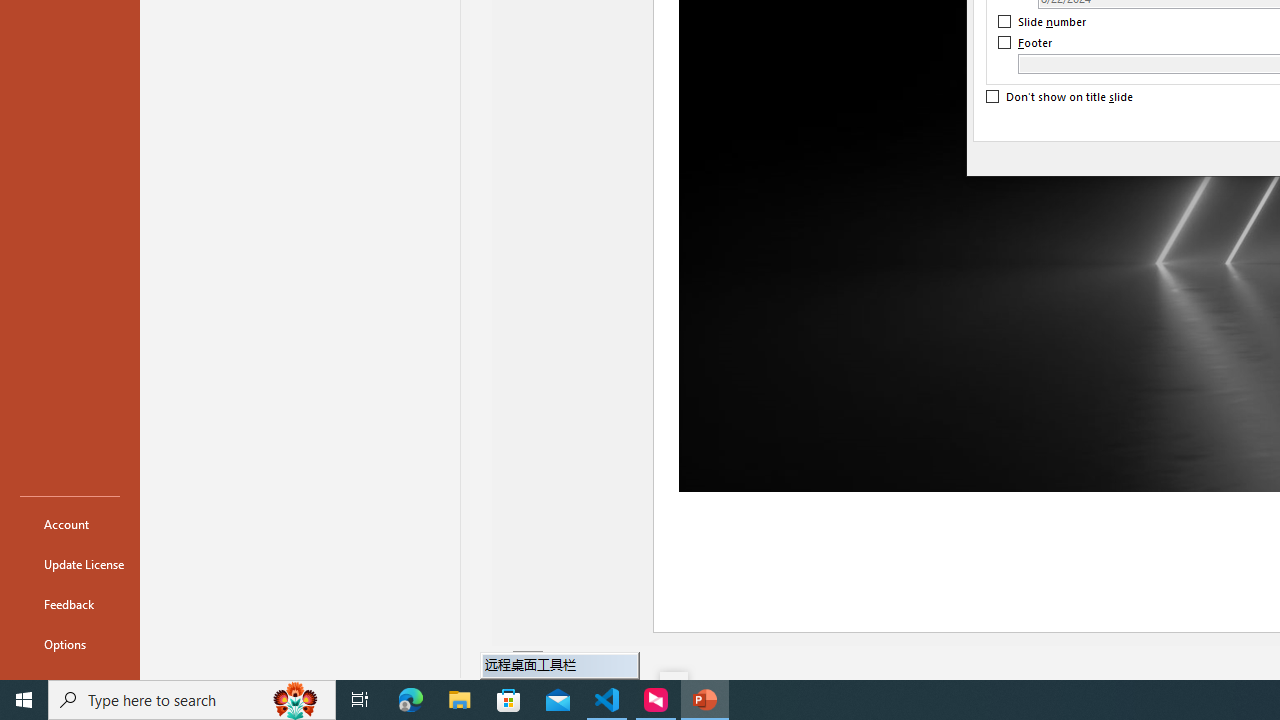  I want to click on 'Options', so click(69, 644).